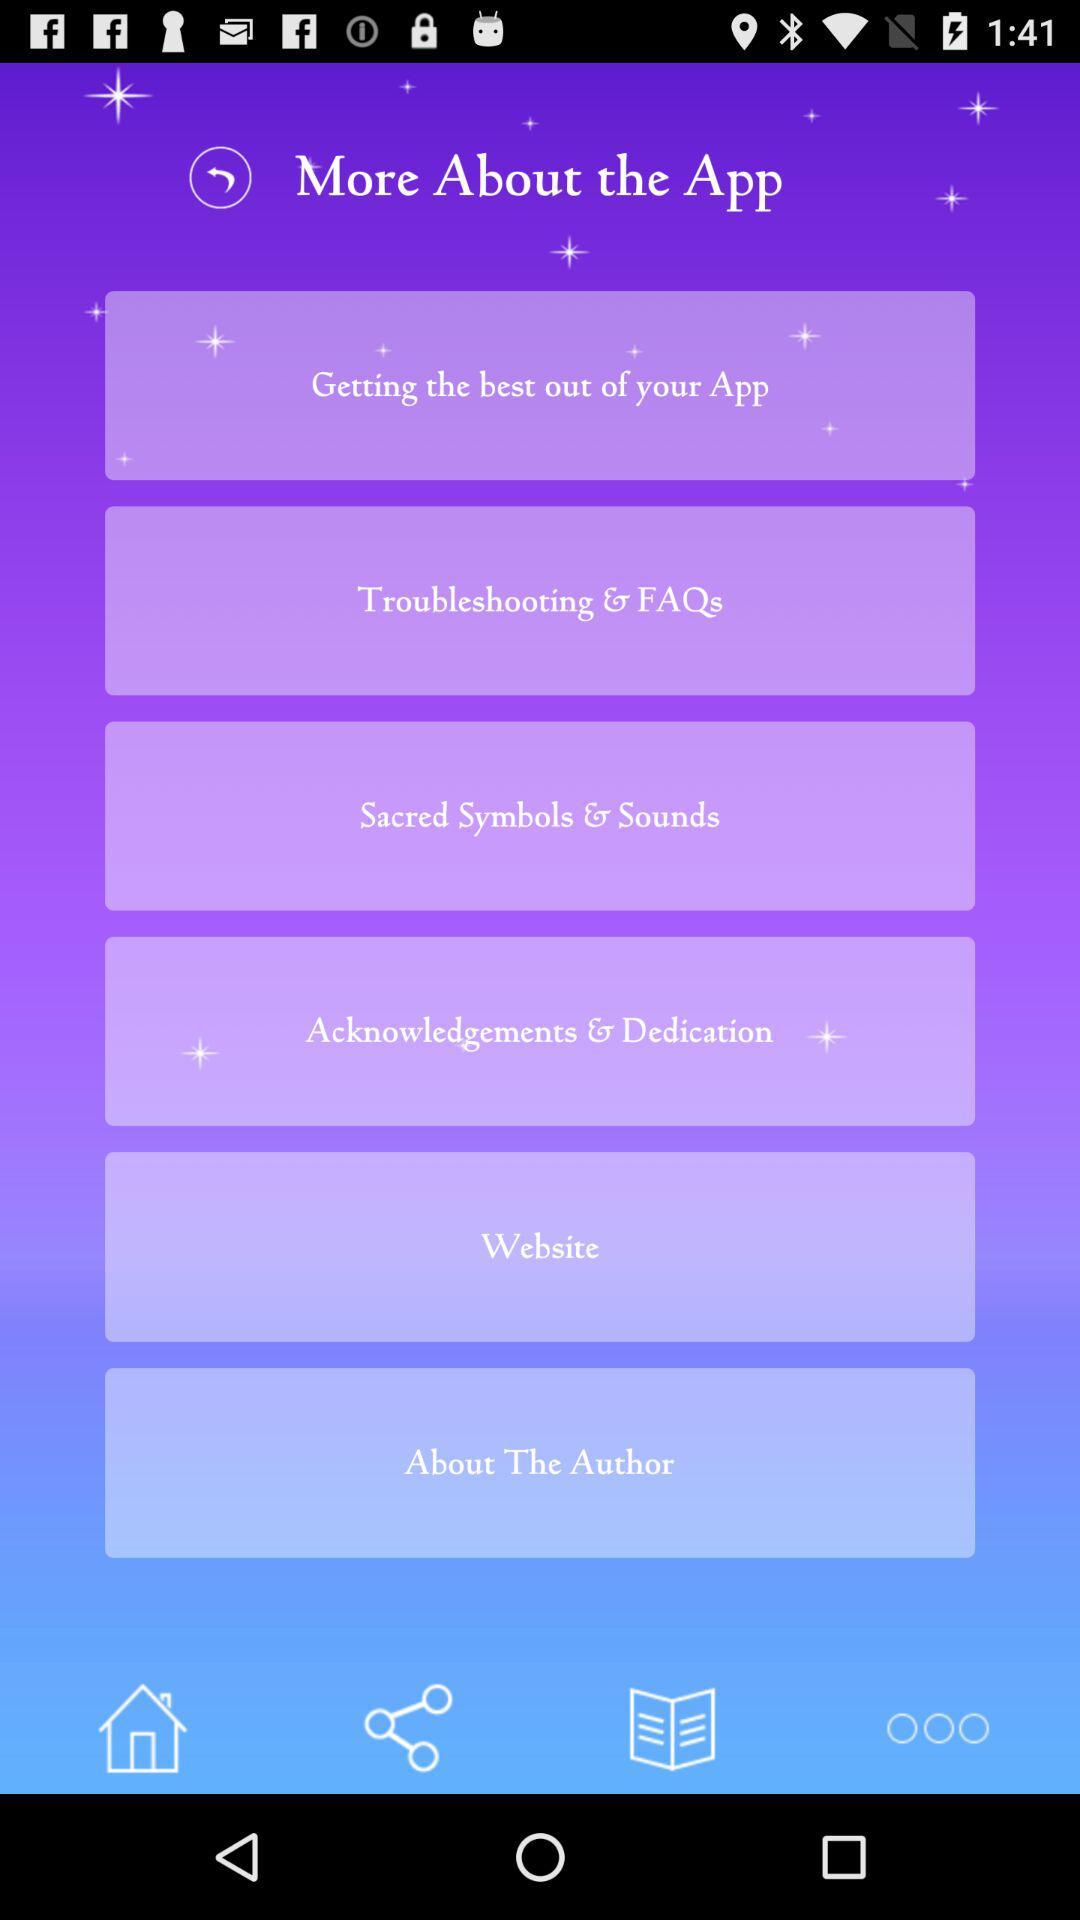 The image size is (1080, 1920). What do you see at coordinates (406, 1848) in the screenshot?
I see `the volume icon` at bounding box center [406, 1848].